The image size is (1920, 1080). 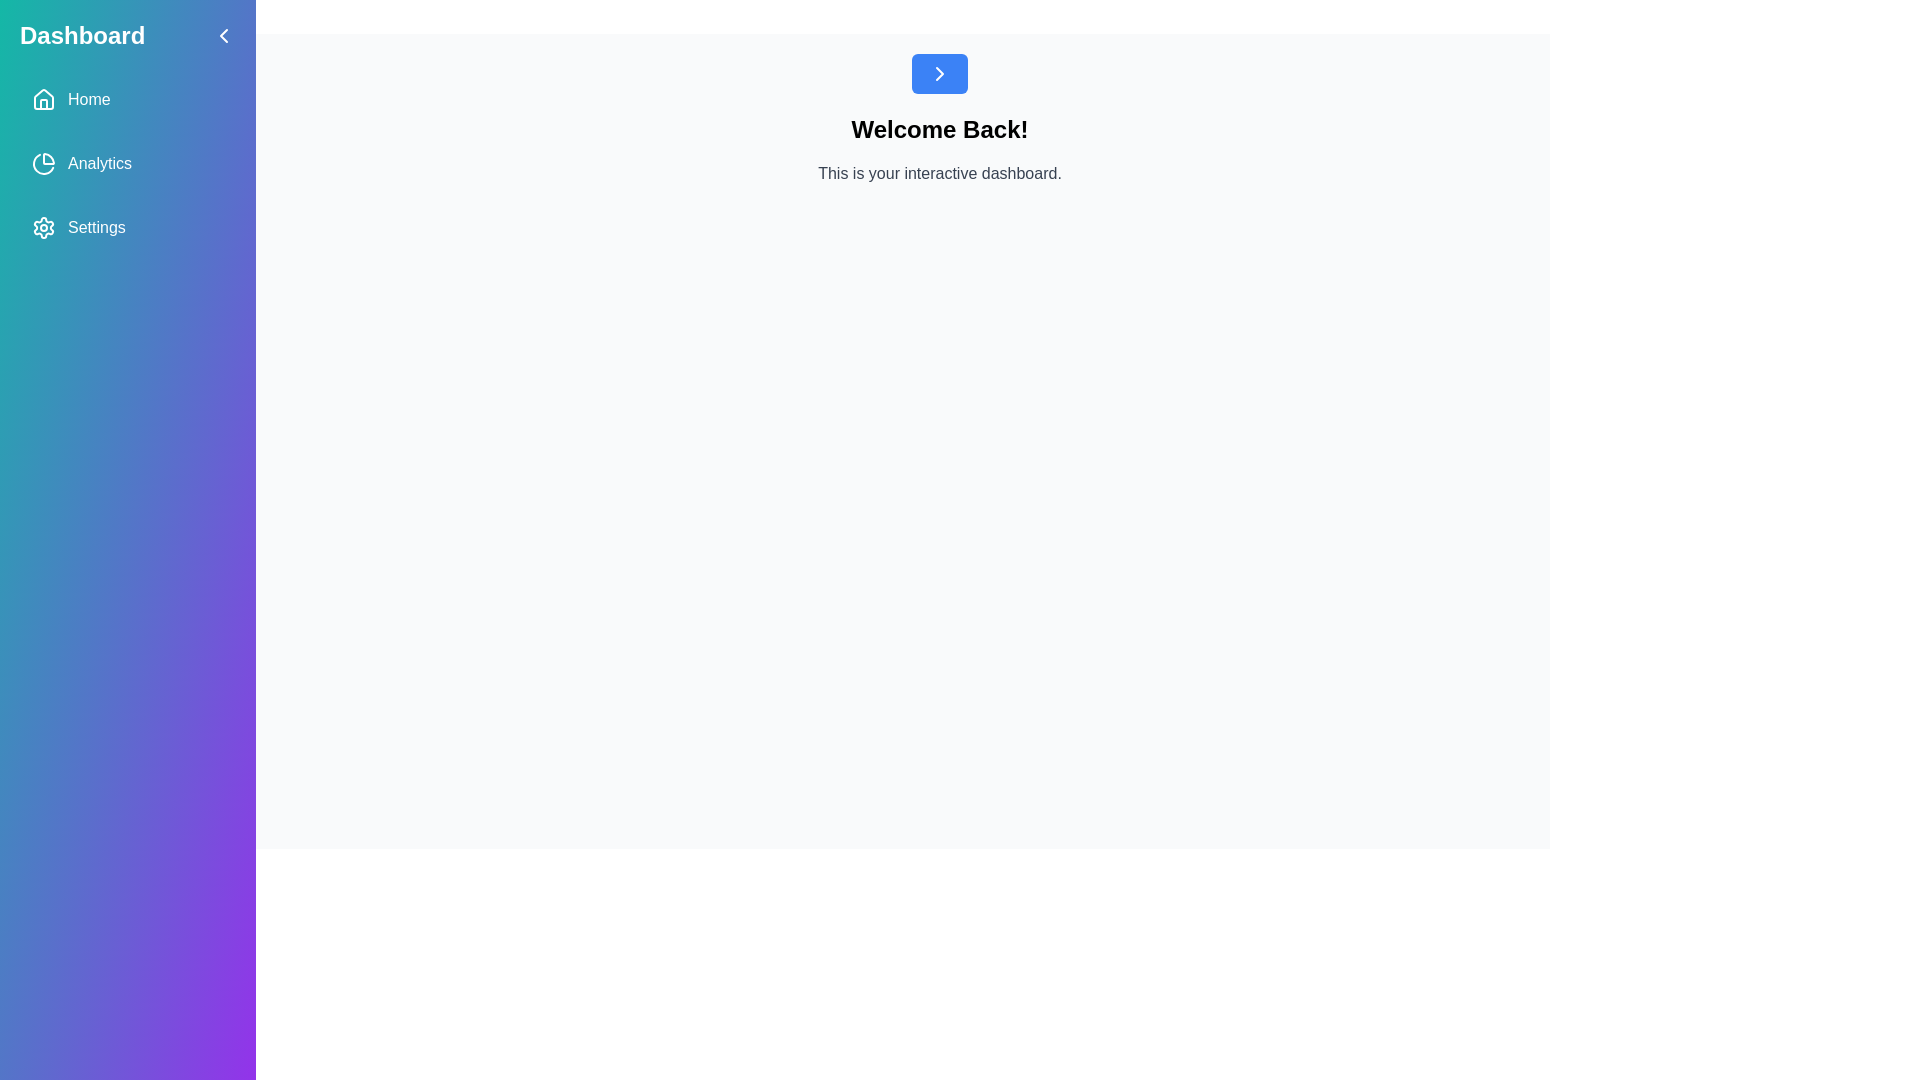 What do you see at coordinates (127, 163) in the screenshot?
I see `the menu item Analytics in the drawer` at bounding box center [127, 163].